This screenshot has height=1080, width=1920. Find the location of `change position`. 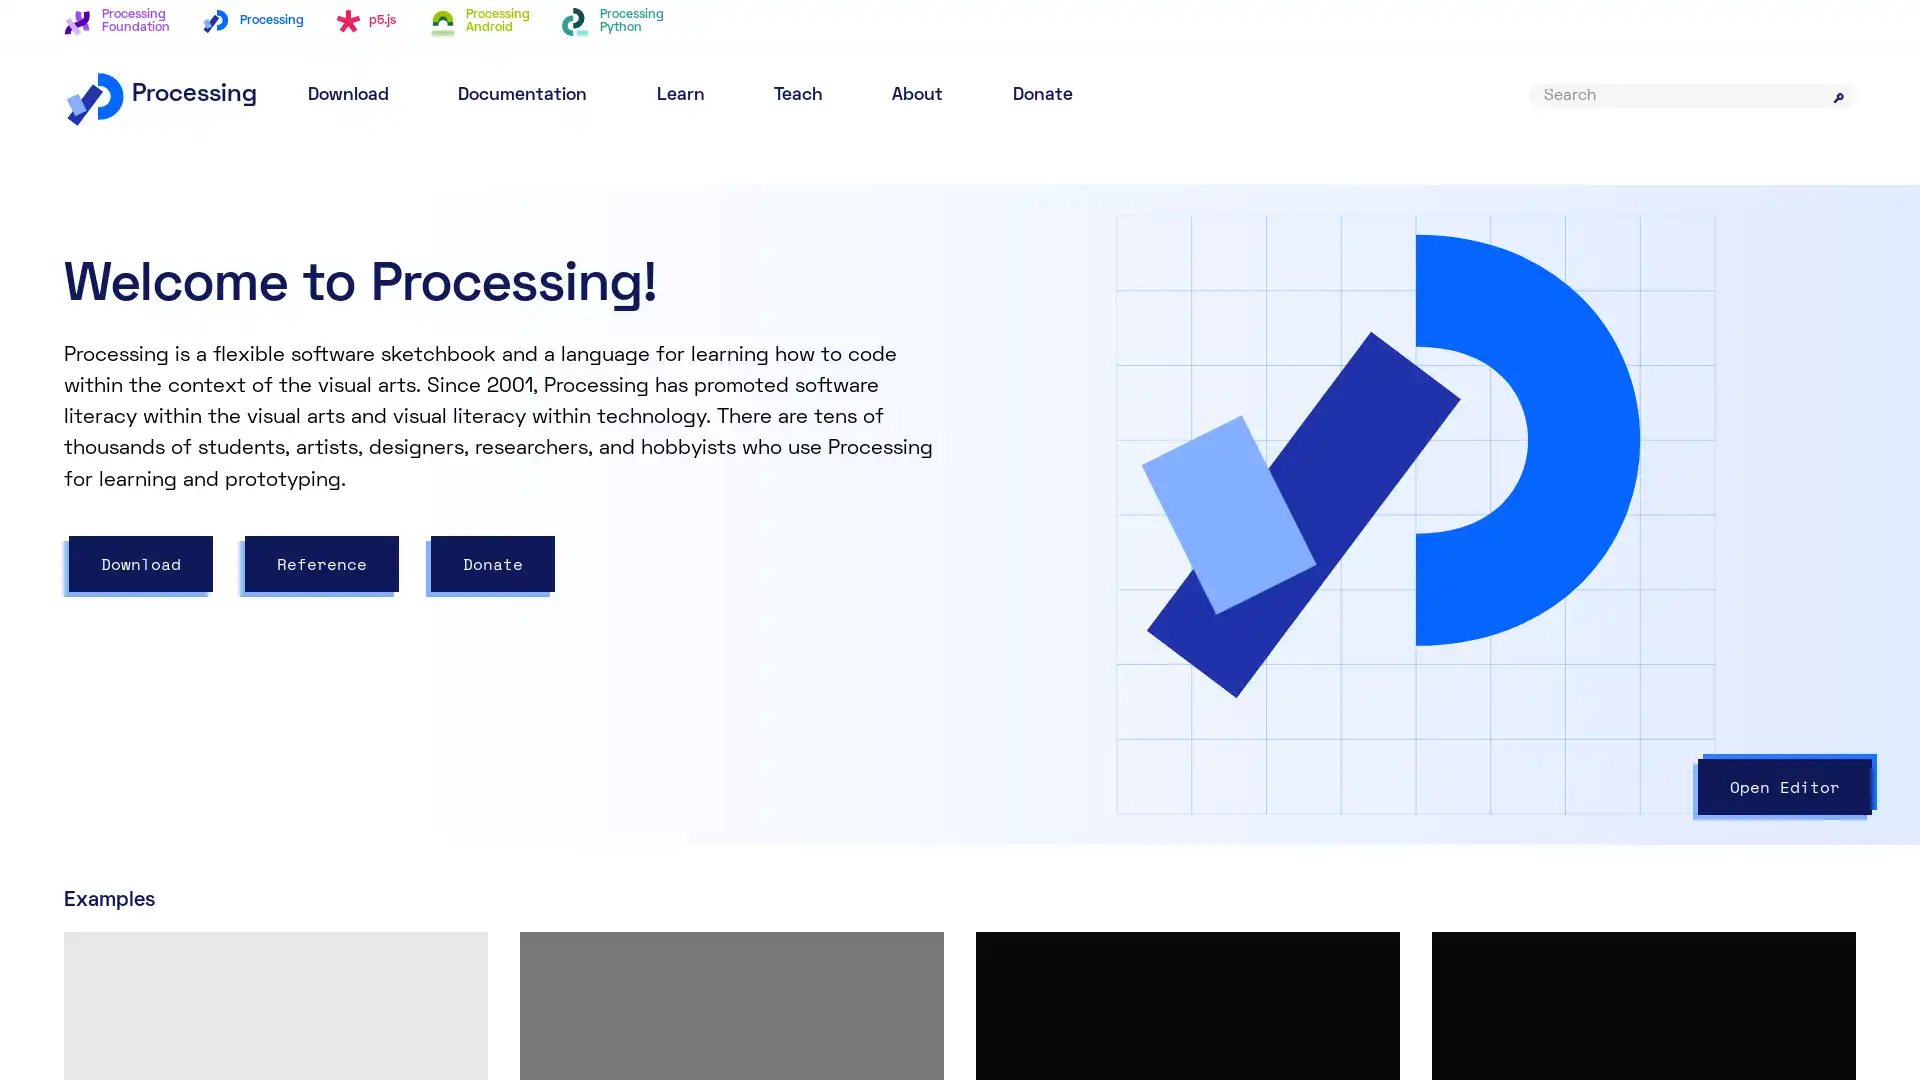

change position is located at coordinates (1463, 548).